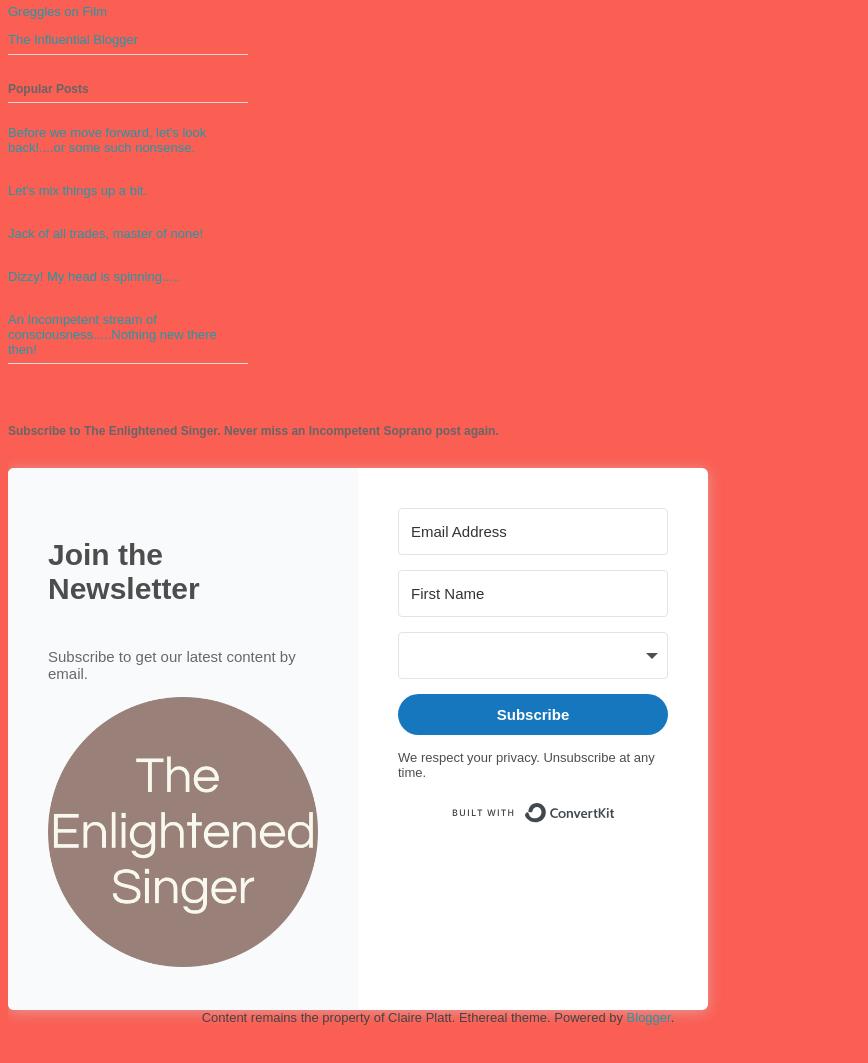  What do you see at coordinates (647, 1015) in the screenshot?
I see `'Blogger'` at bounding box center [647, 1015].